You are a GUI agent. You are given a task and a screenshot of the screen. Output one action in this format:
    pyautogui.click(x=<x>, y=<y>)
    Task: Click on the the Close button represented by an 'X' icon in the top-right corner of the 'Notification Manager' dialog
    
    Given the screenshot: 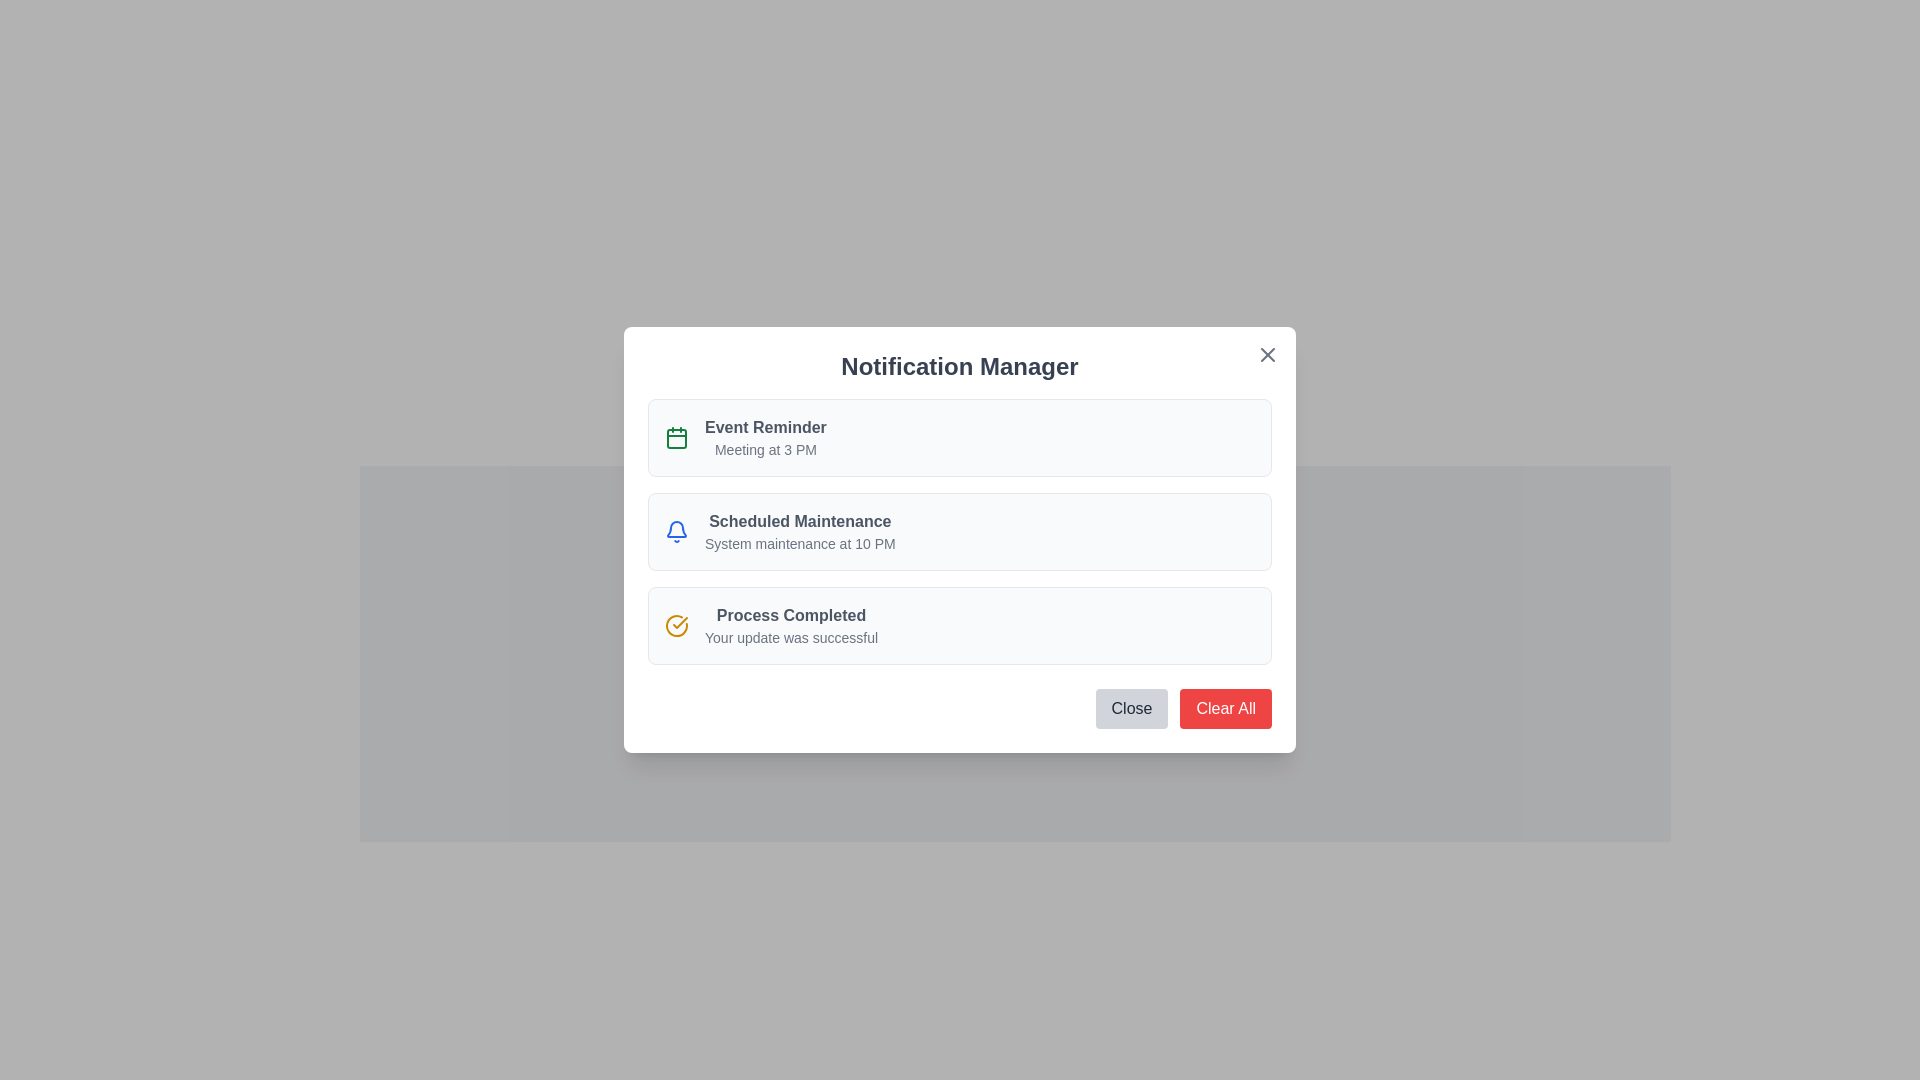 What is the action you would take?
    pyautogui.click(x=1266, y=353)
    